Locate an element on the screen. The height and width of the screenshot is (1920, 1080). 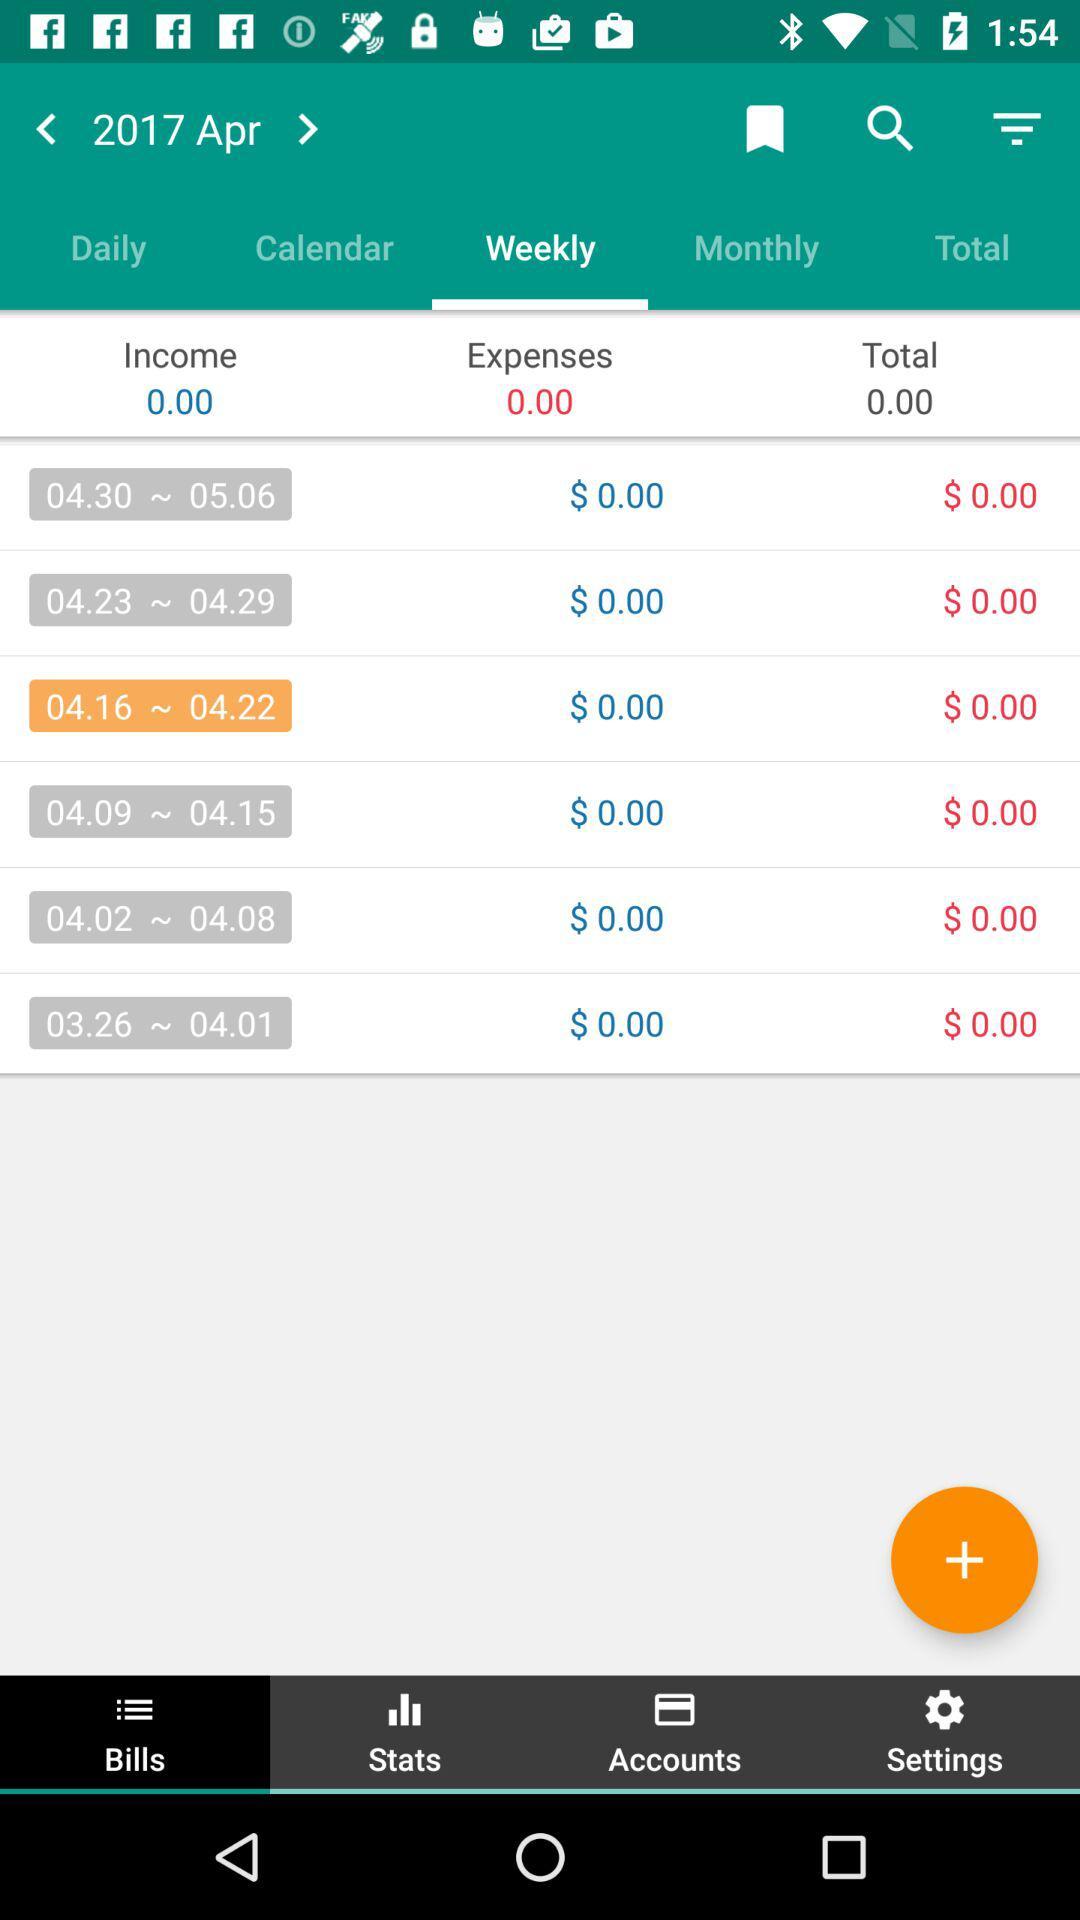
the bookmark icon is located at coordinates (764, 127).